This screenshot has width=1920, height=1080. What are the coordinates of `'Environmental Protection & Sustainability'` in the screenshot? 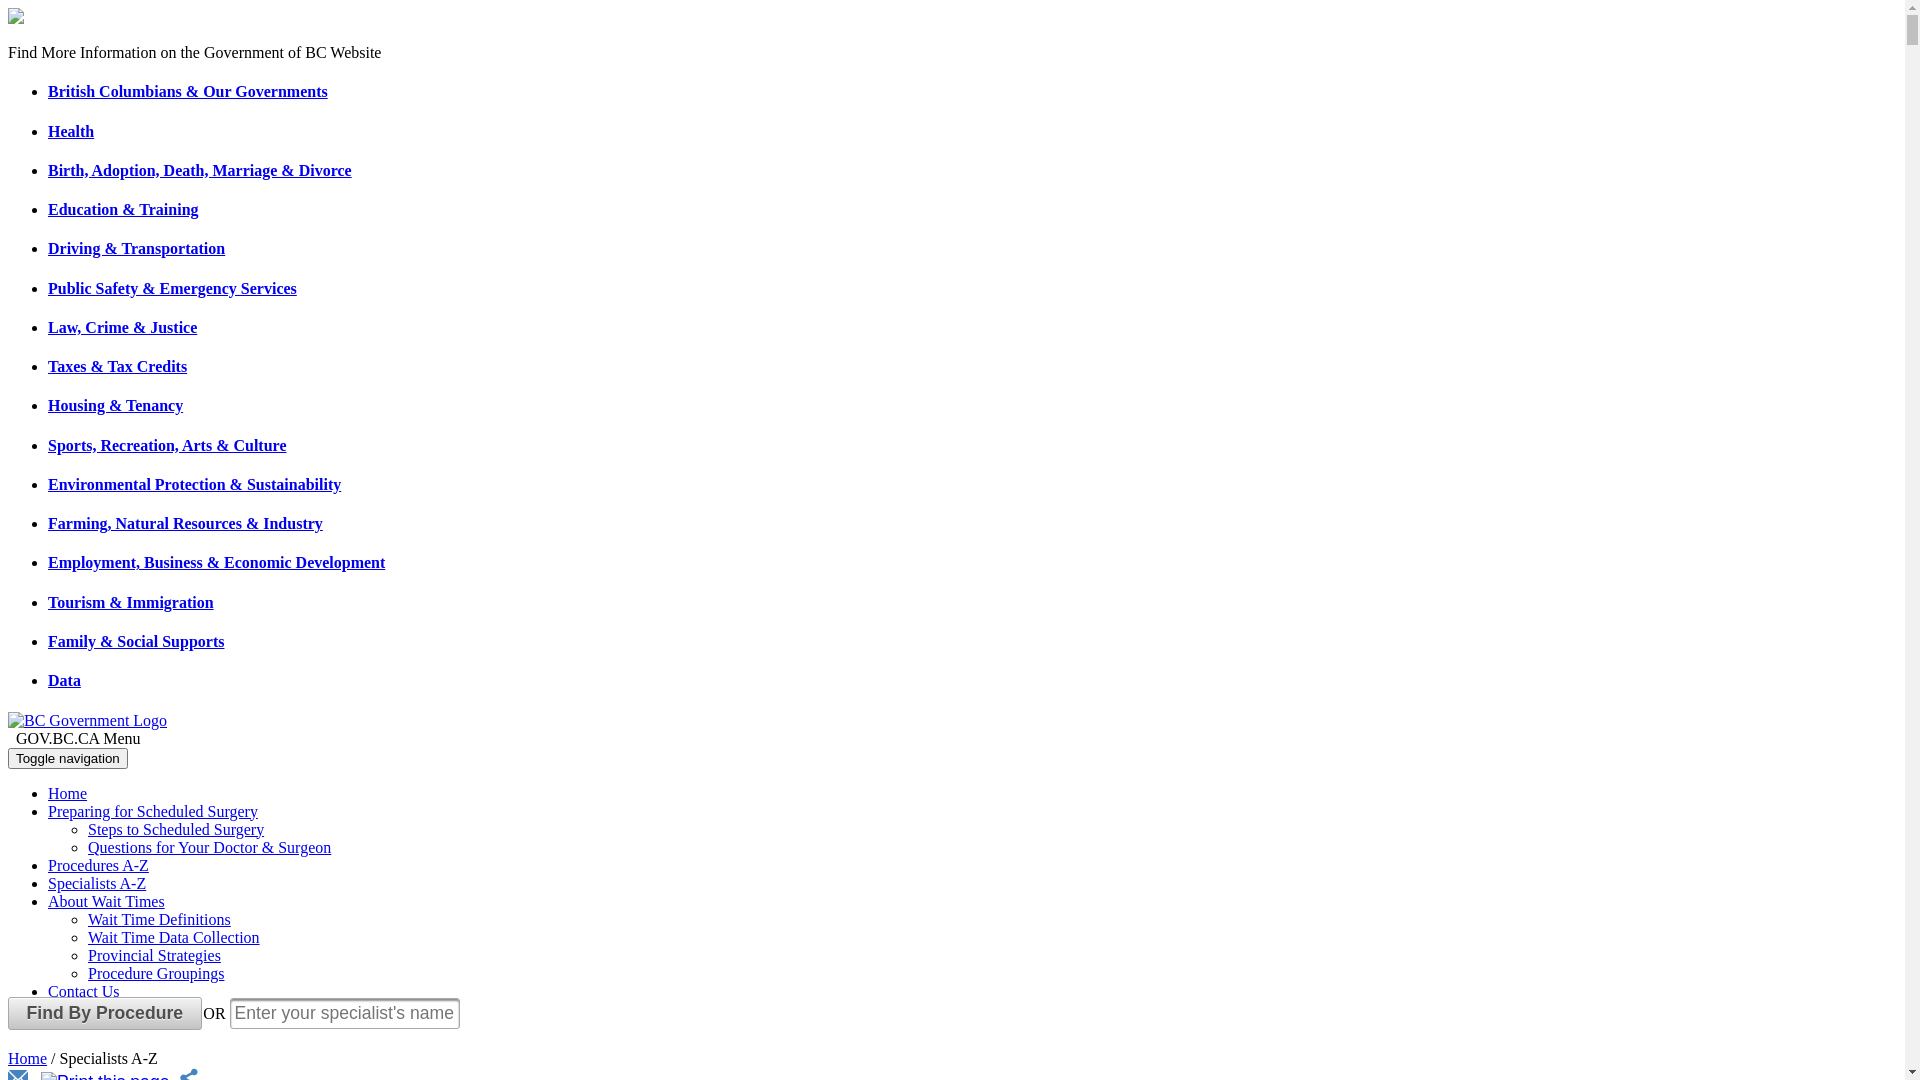 It's located at (194, 484).